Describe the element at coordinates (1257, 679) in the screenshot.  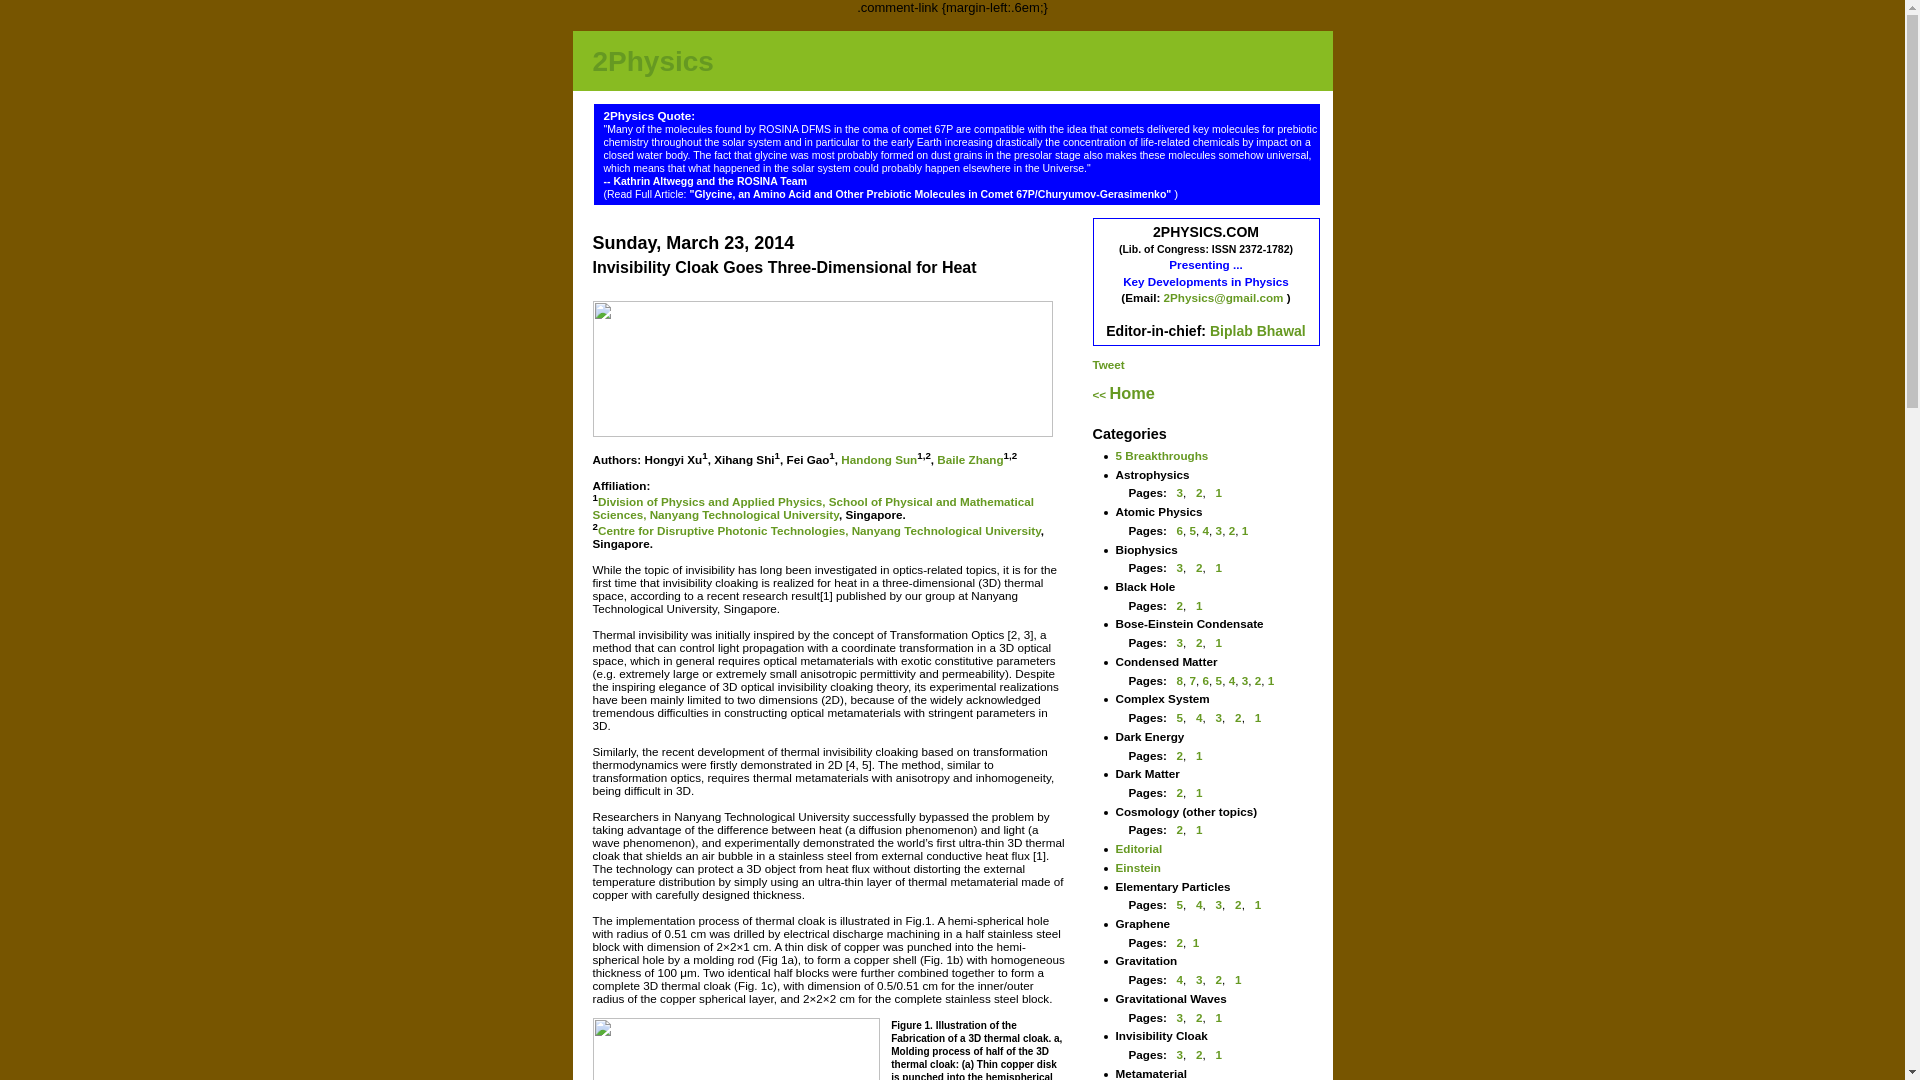
I see `'2'` at that location.